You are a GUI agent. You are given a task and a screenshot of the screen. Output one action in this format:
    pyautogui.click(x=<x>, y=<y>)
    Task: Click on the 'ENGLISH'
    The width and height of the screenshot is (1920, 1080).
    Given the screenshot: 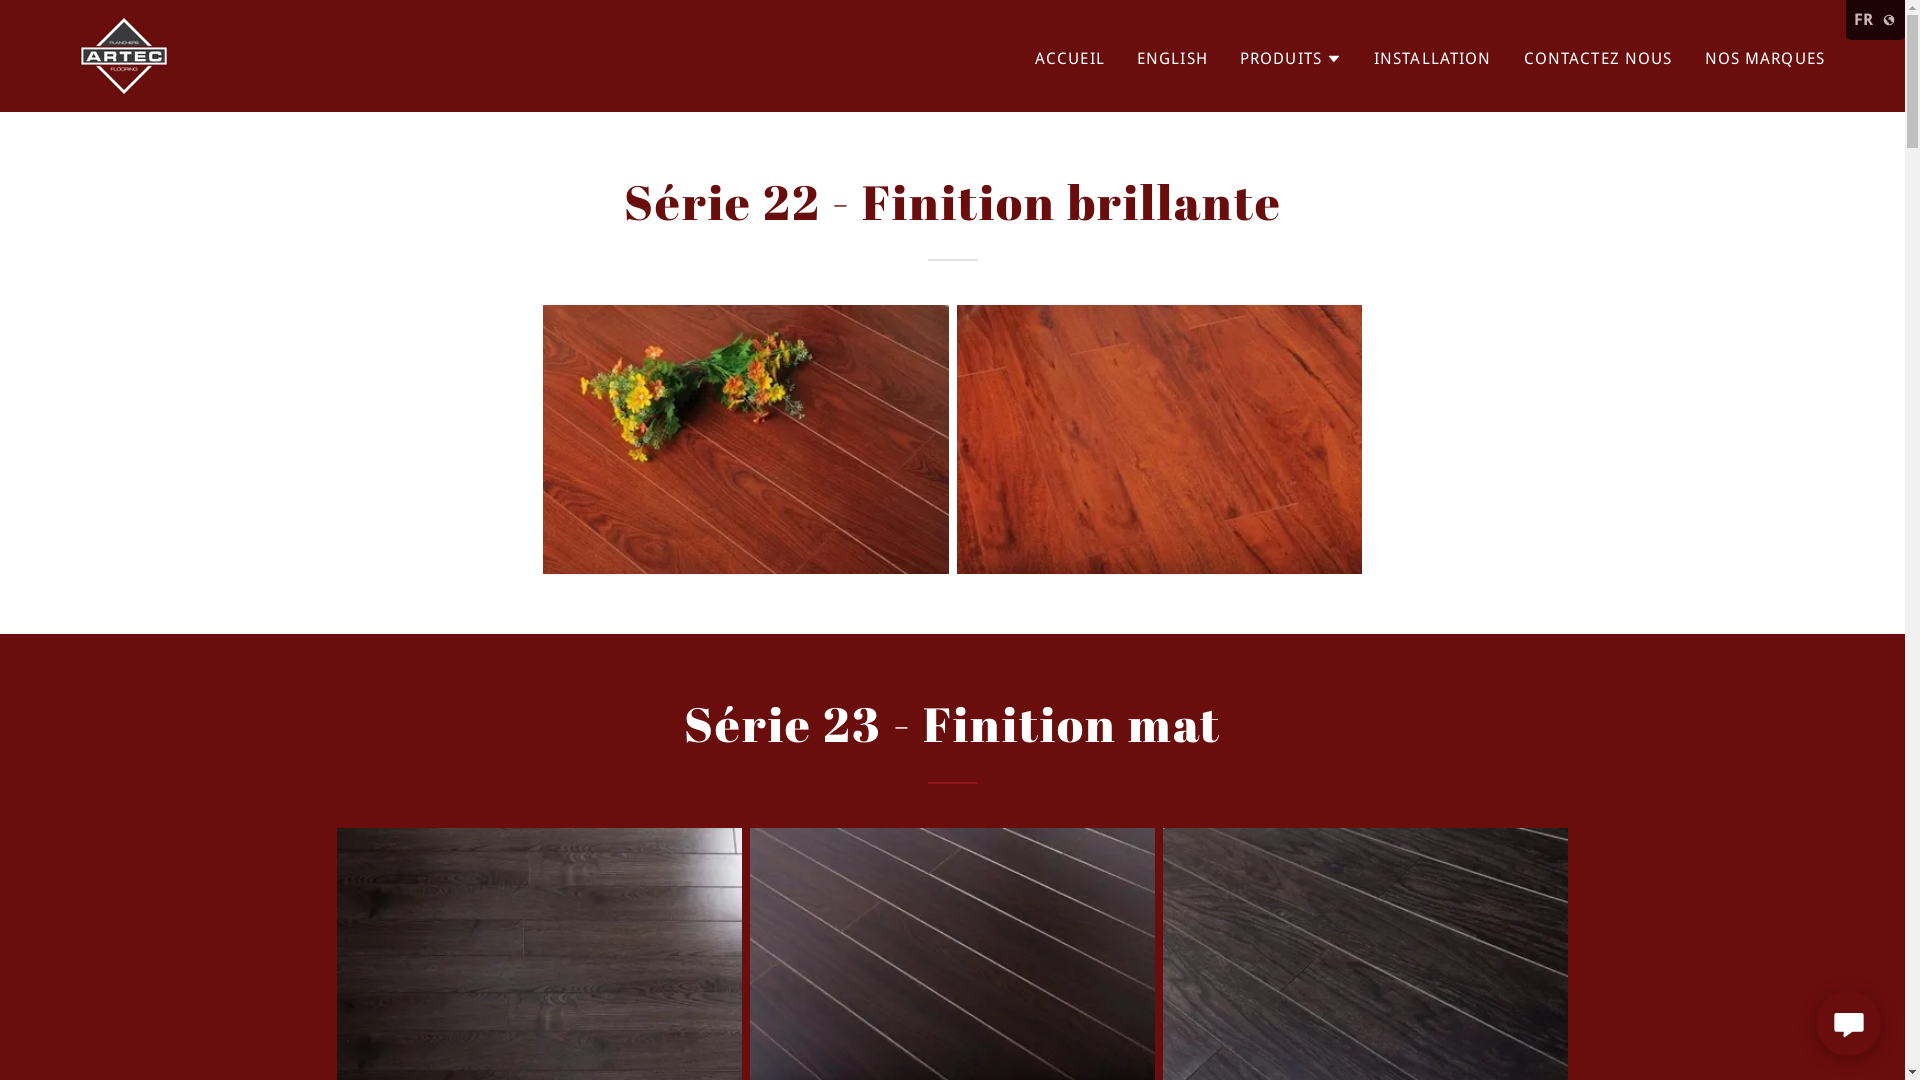 What is the action you would take?
    pyautogui.click(x=1172, y=56)
    